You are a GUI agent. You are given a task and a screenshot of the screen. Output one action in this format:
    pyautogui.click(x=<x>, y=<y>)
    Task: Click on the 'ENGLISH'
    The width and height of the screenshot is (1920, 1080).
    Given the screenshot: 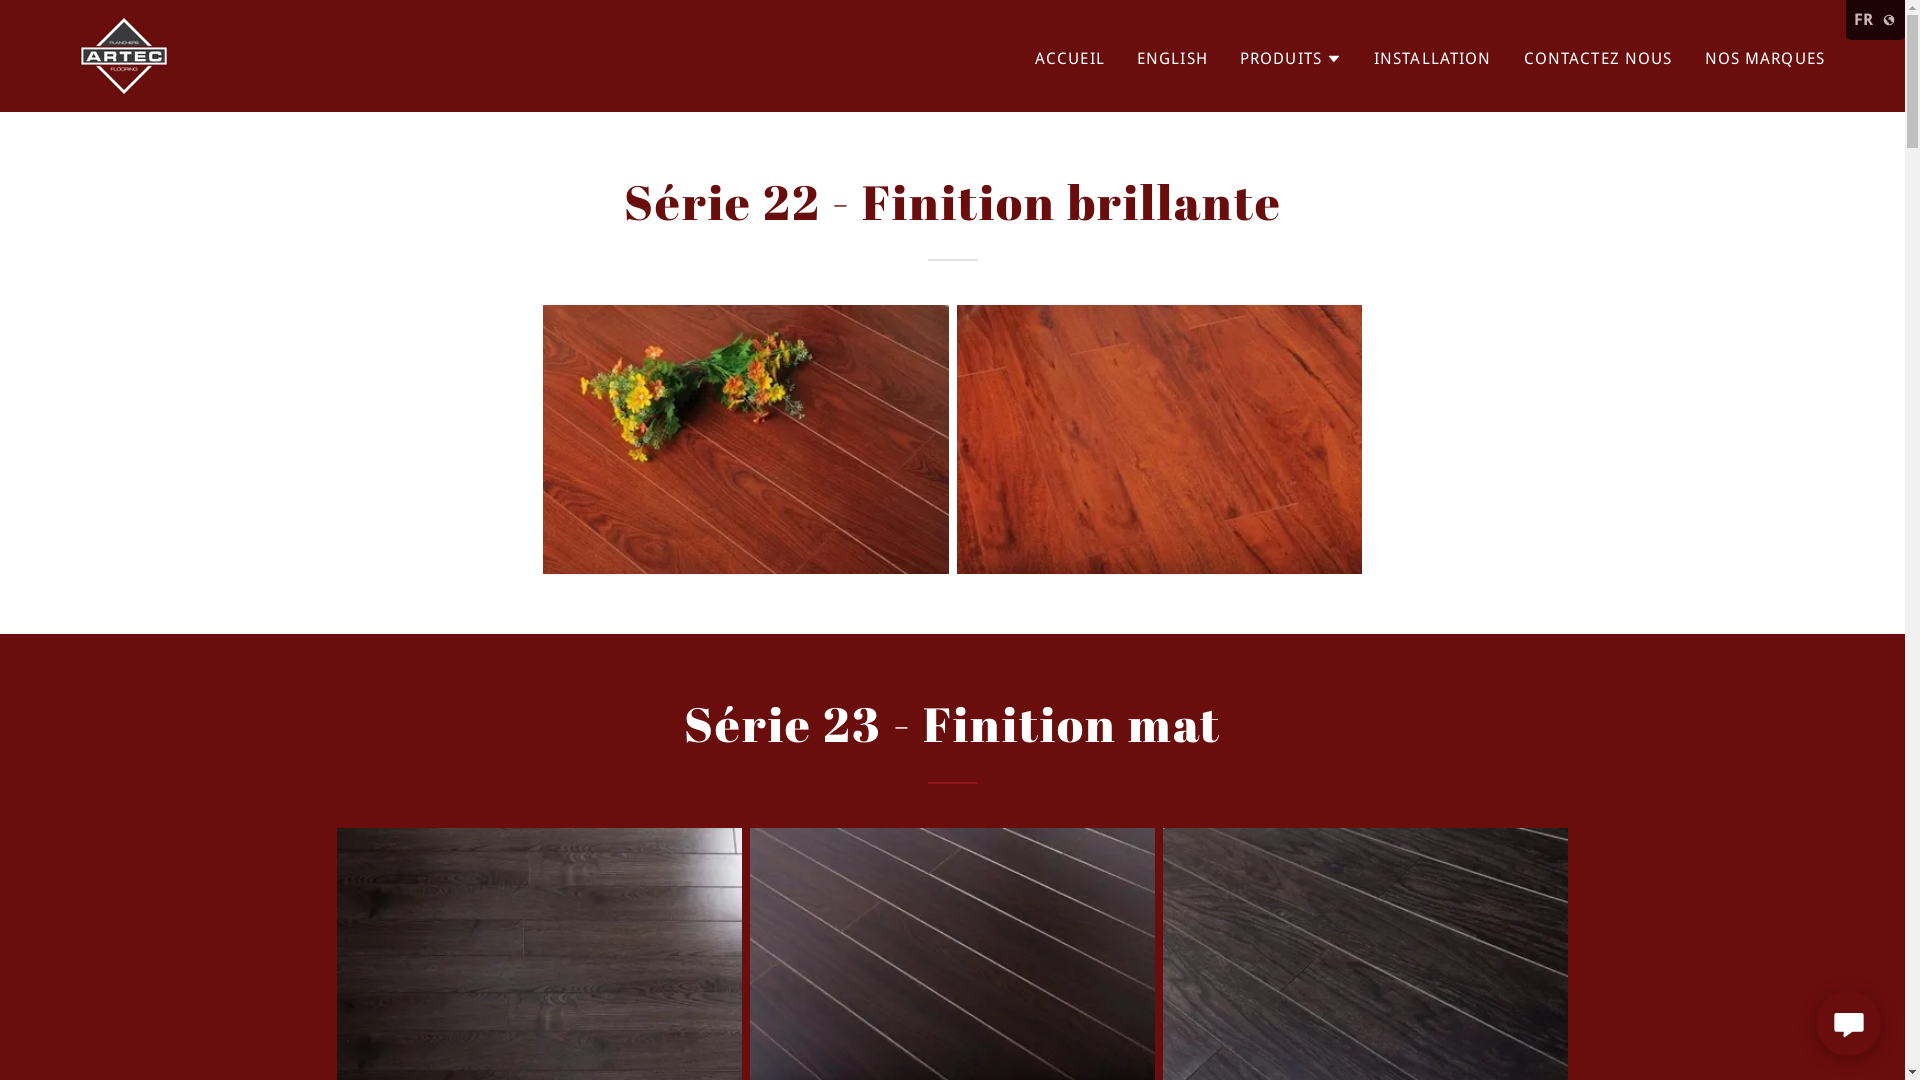 What is the action you would take?
    pyautogui.click(x=1172, y=56)
    